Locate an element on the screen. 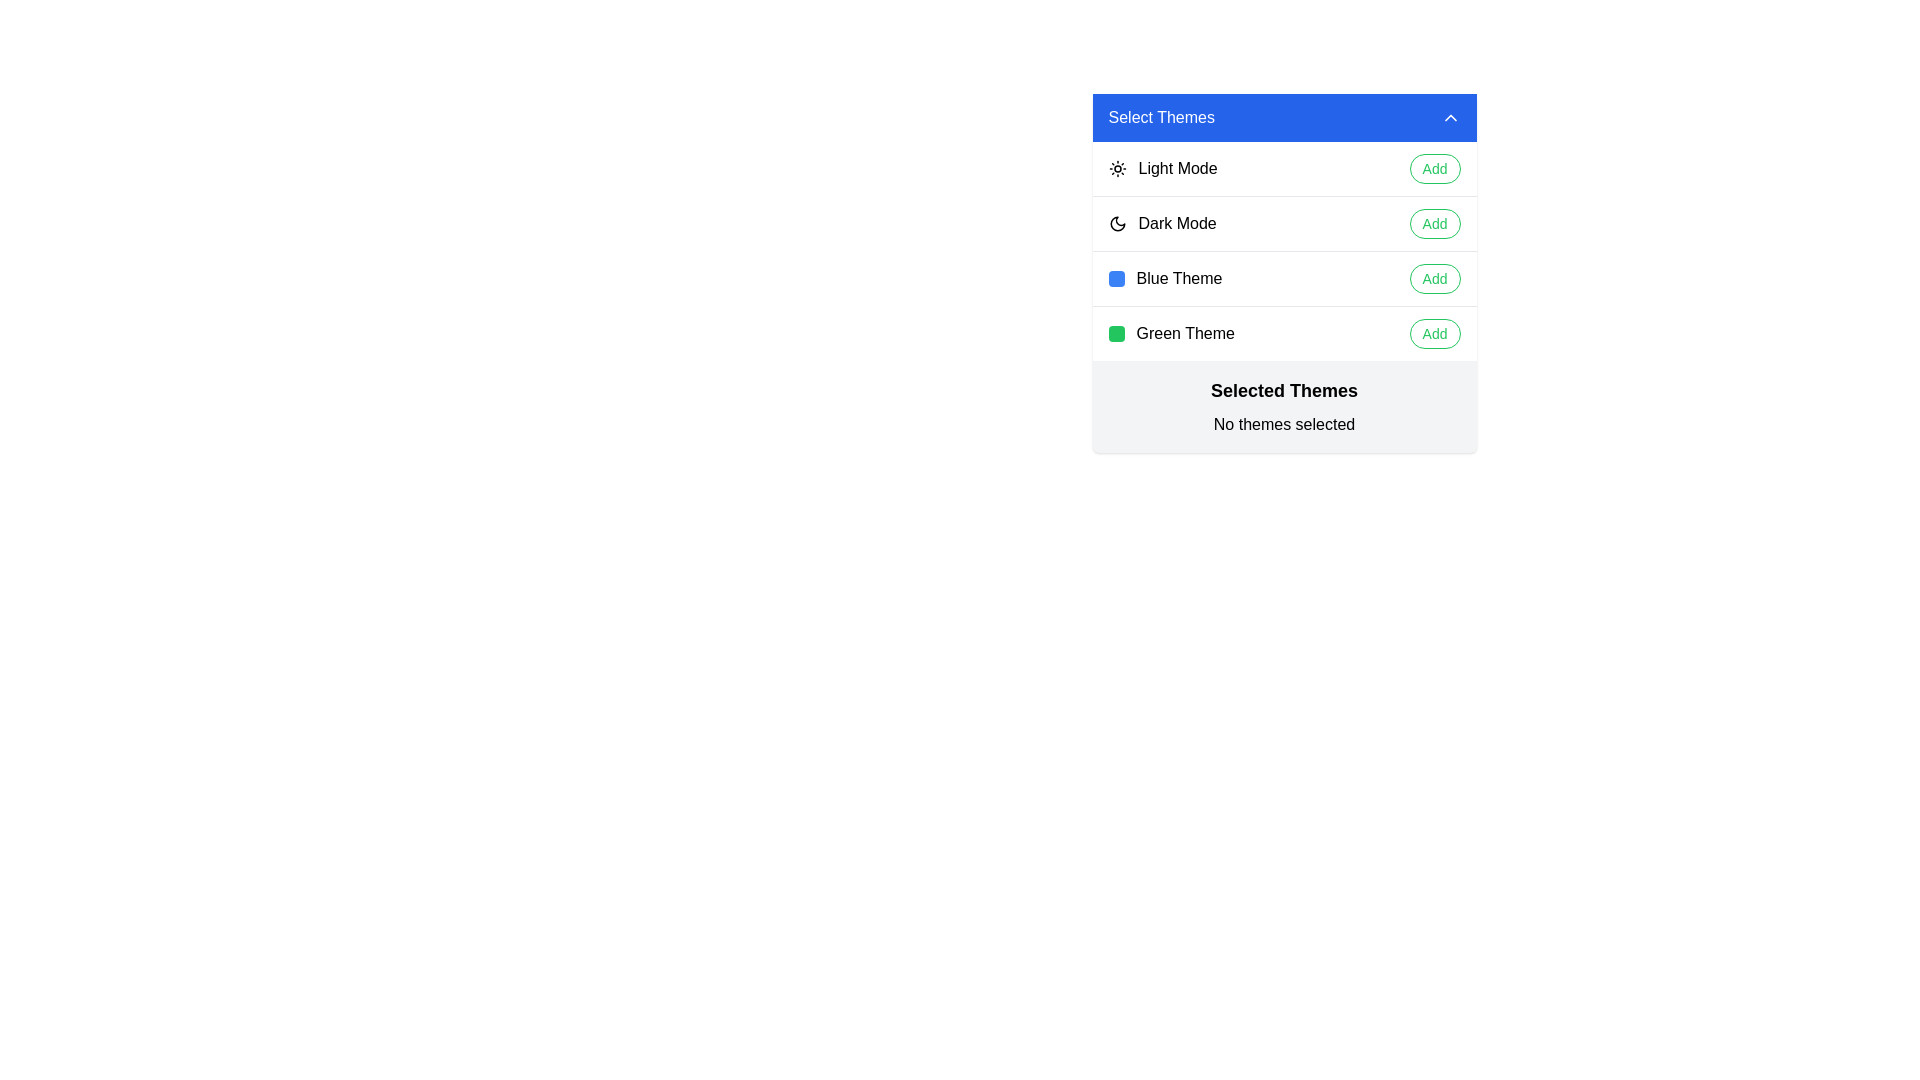 The image size is (1920, 1080). the 'Green Theme' label element, which features a color indicator and is positioned fourth in the 'Select Themes' section, below the 'Blue Theme' and above the 'Add' button is located at coordinates (1171, 333).